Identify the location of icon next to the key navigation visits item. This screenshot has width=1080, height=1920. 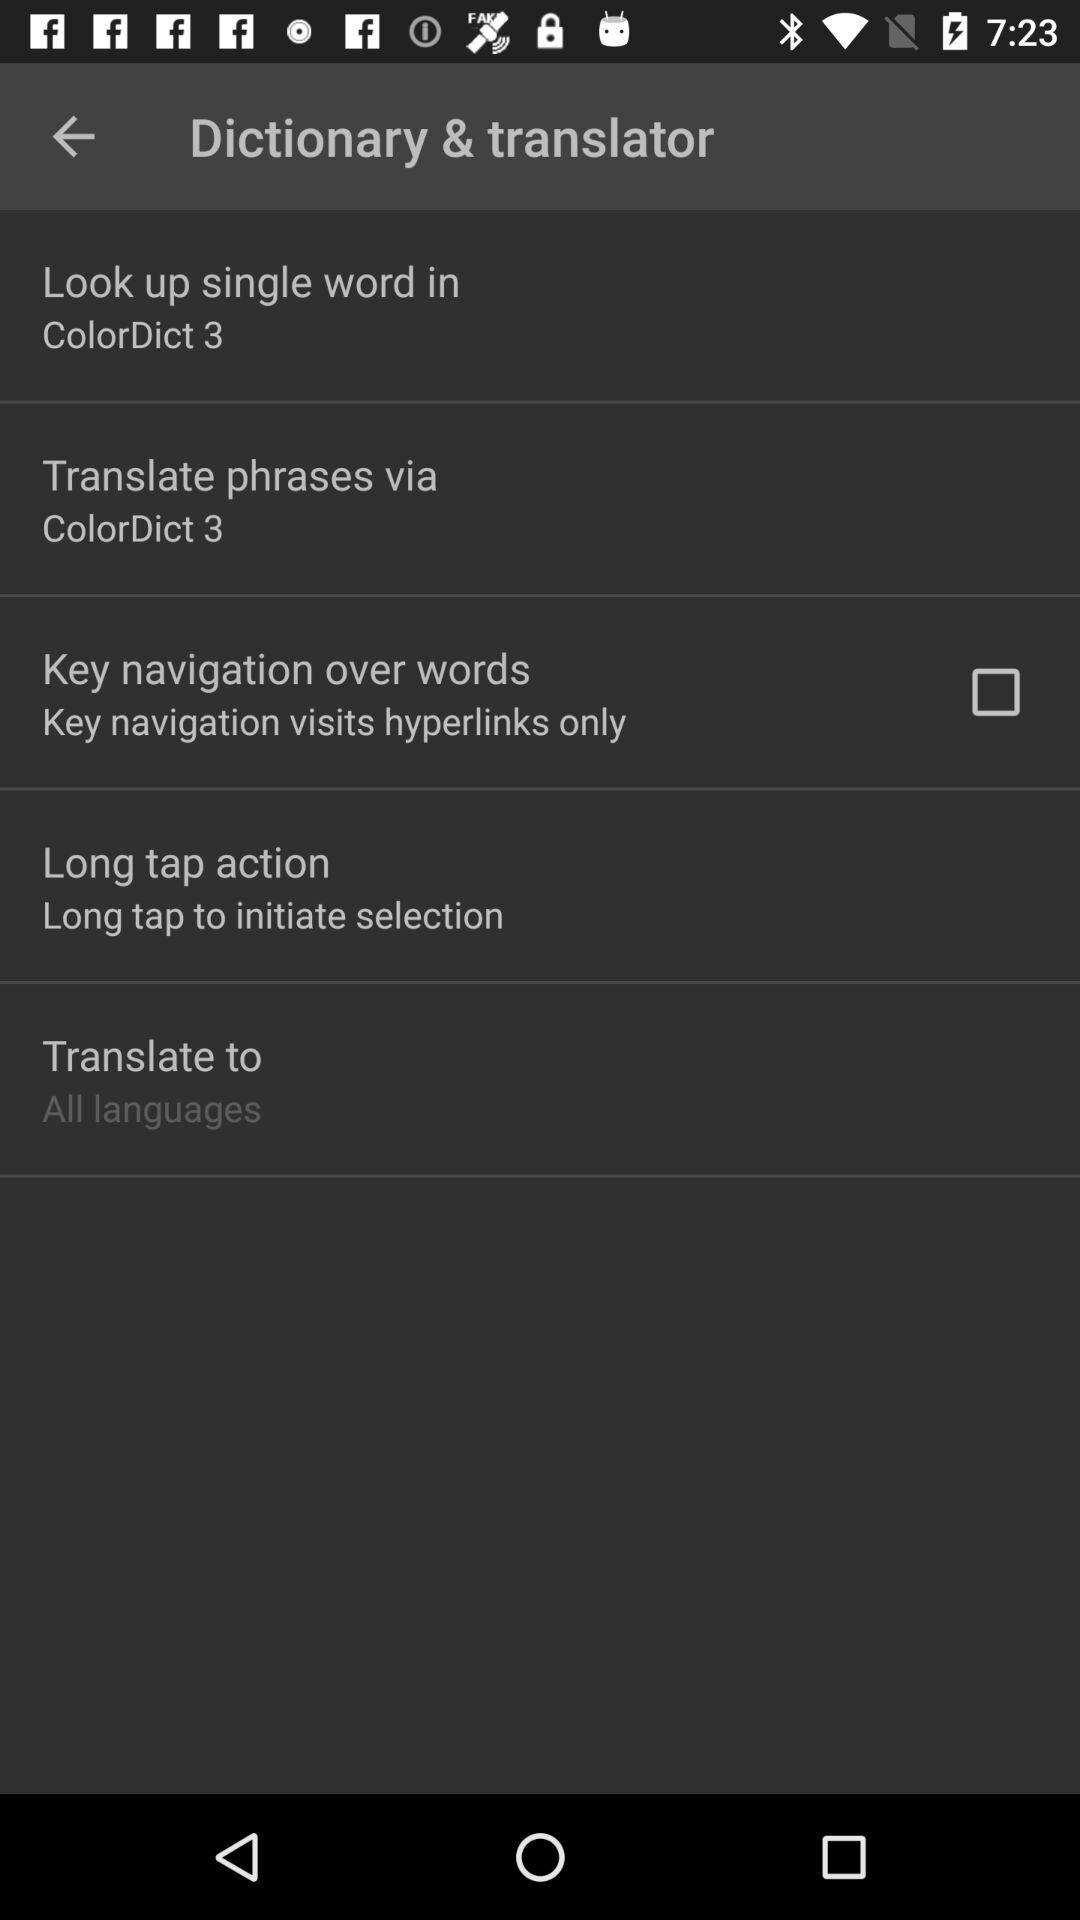
(995, 692).